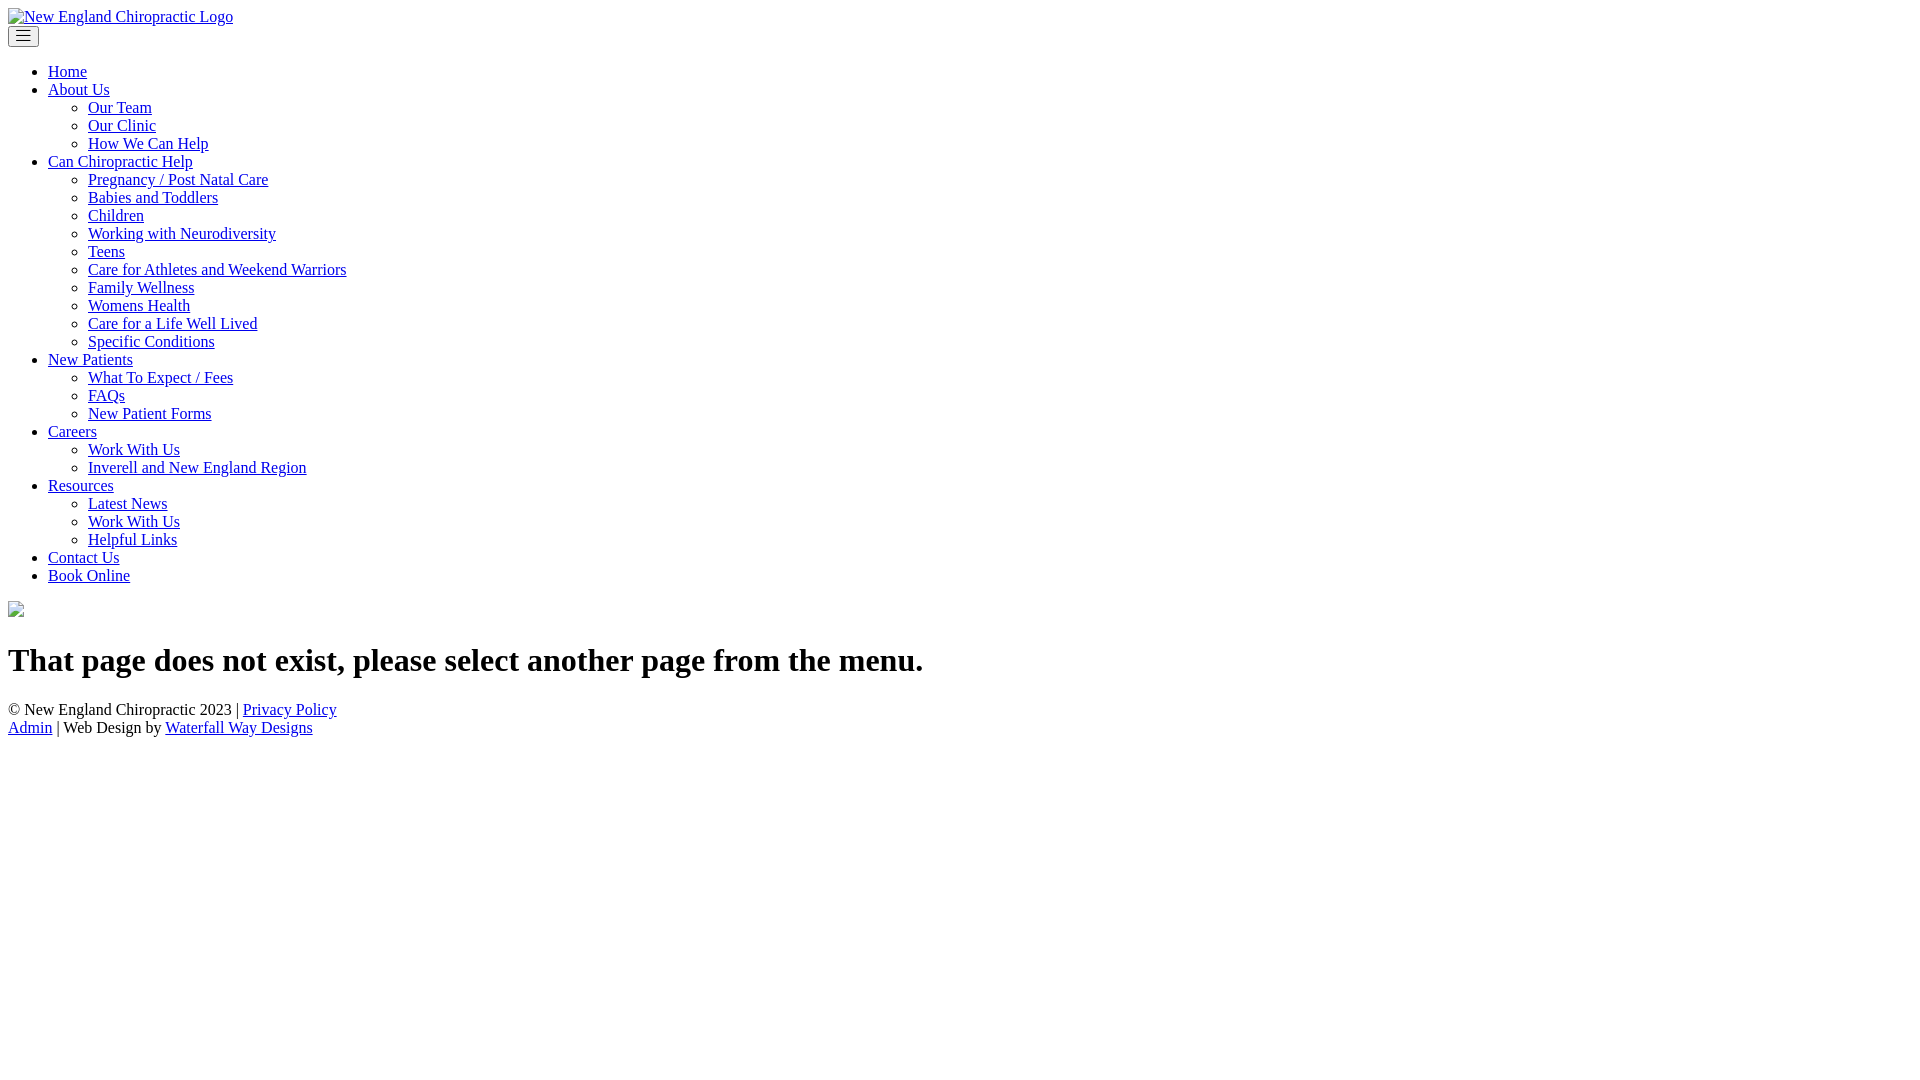 The width and height of the screenshot is (1920, 1080). What do you see at coordinates (86, 340) in the screenshot?
I see `'Specific Conditions'` at bounding box center [86, 340].